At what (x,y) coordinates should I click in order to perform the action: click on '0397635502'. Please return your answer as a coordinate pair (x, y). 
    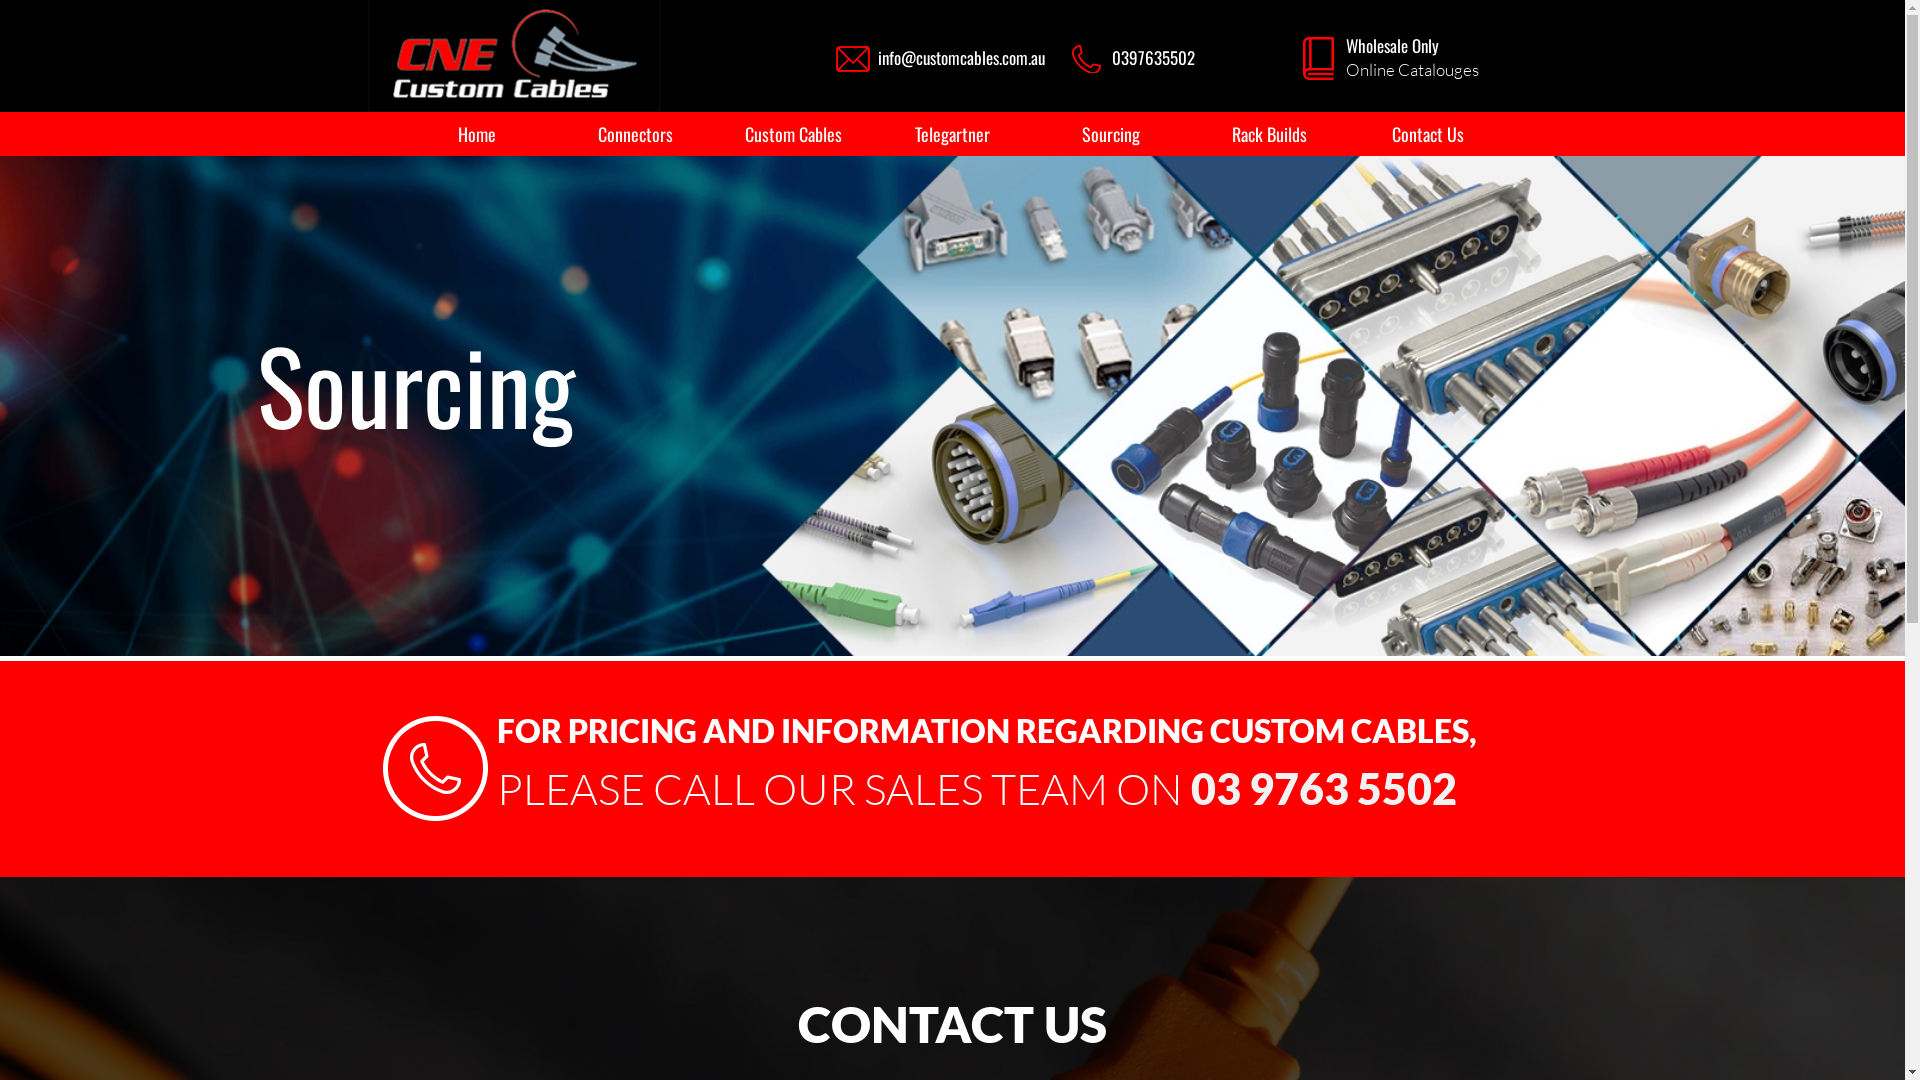
    Looking at the image, I should click on (1153, 56).